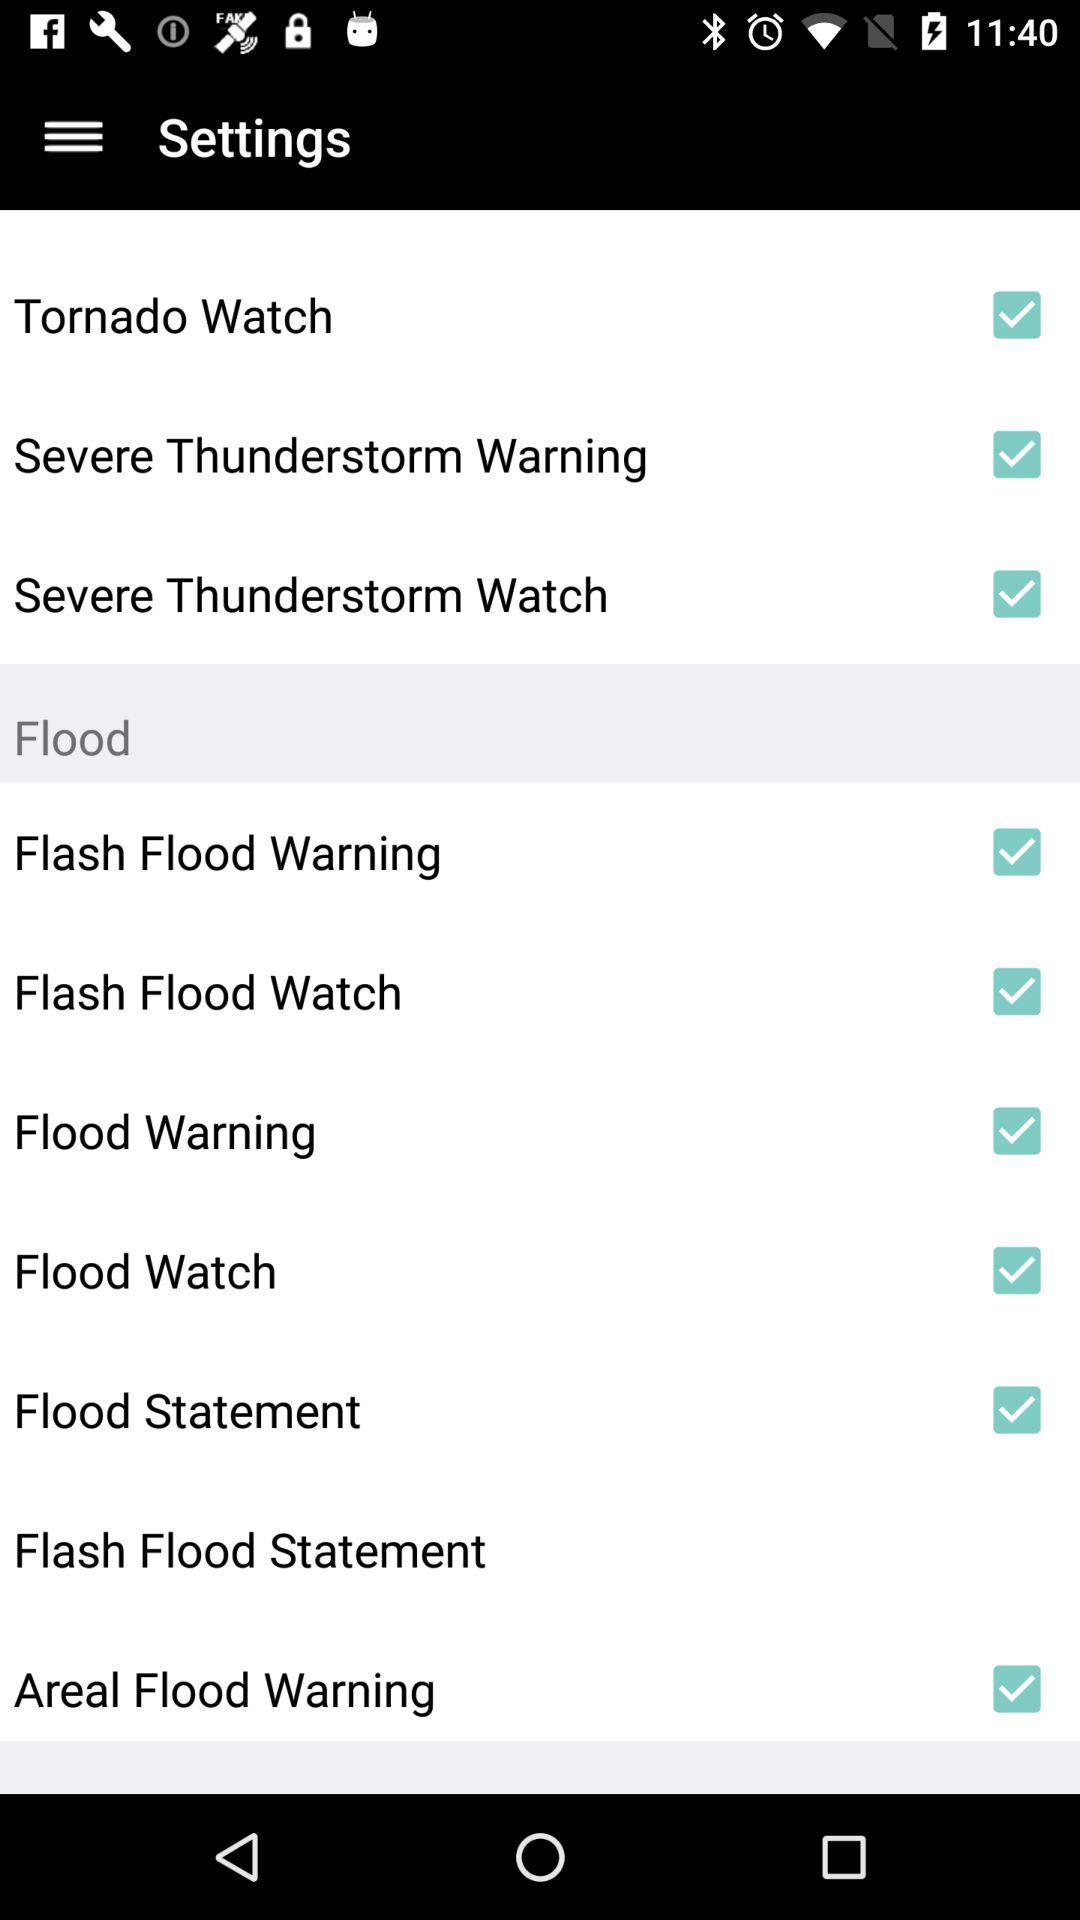 The image size is (1080, 1920). Describe the element at coordinates (1017, 1688) in the screenshot. I see `the icon to the right of areal flood warning icon` at that location.